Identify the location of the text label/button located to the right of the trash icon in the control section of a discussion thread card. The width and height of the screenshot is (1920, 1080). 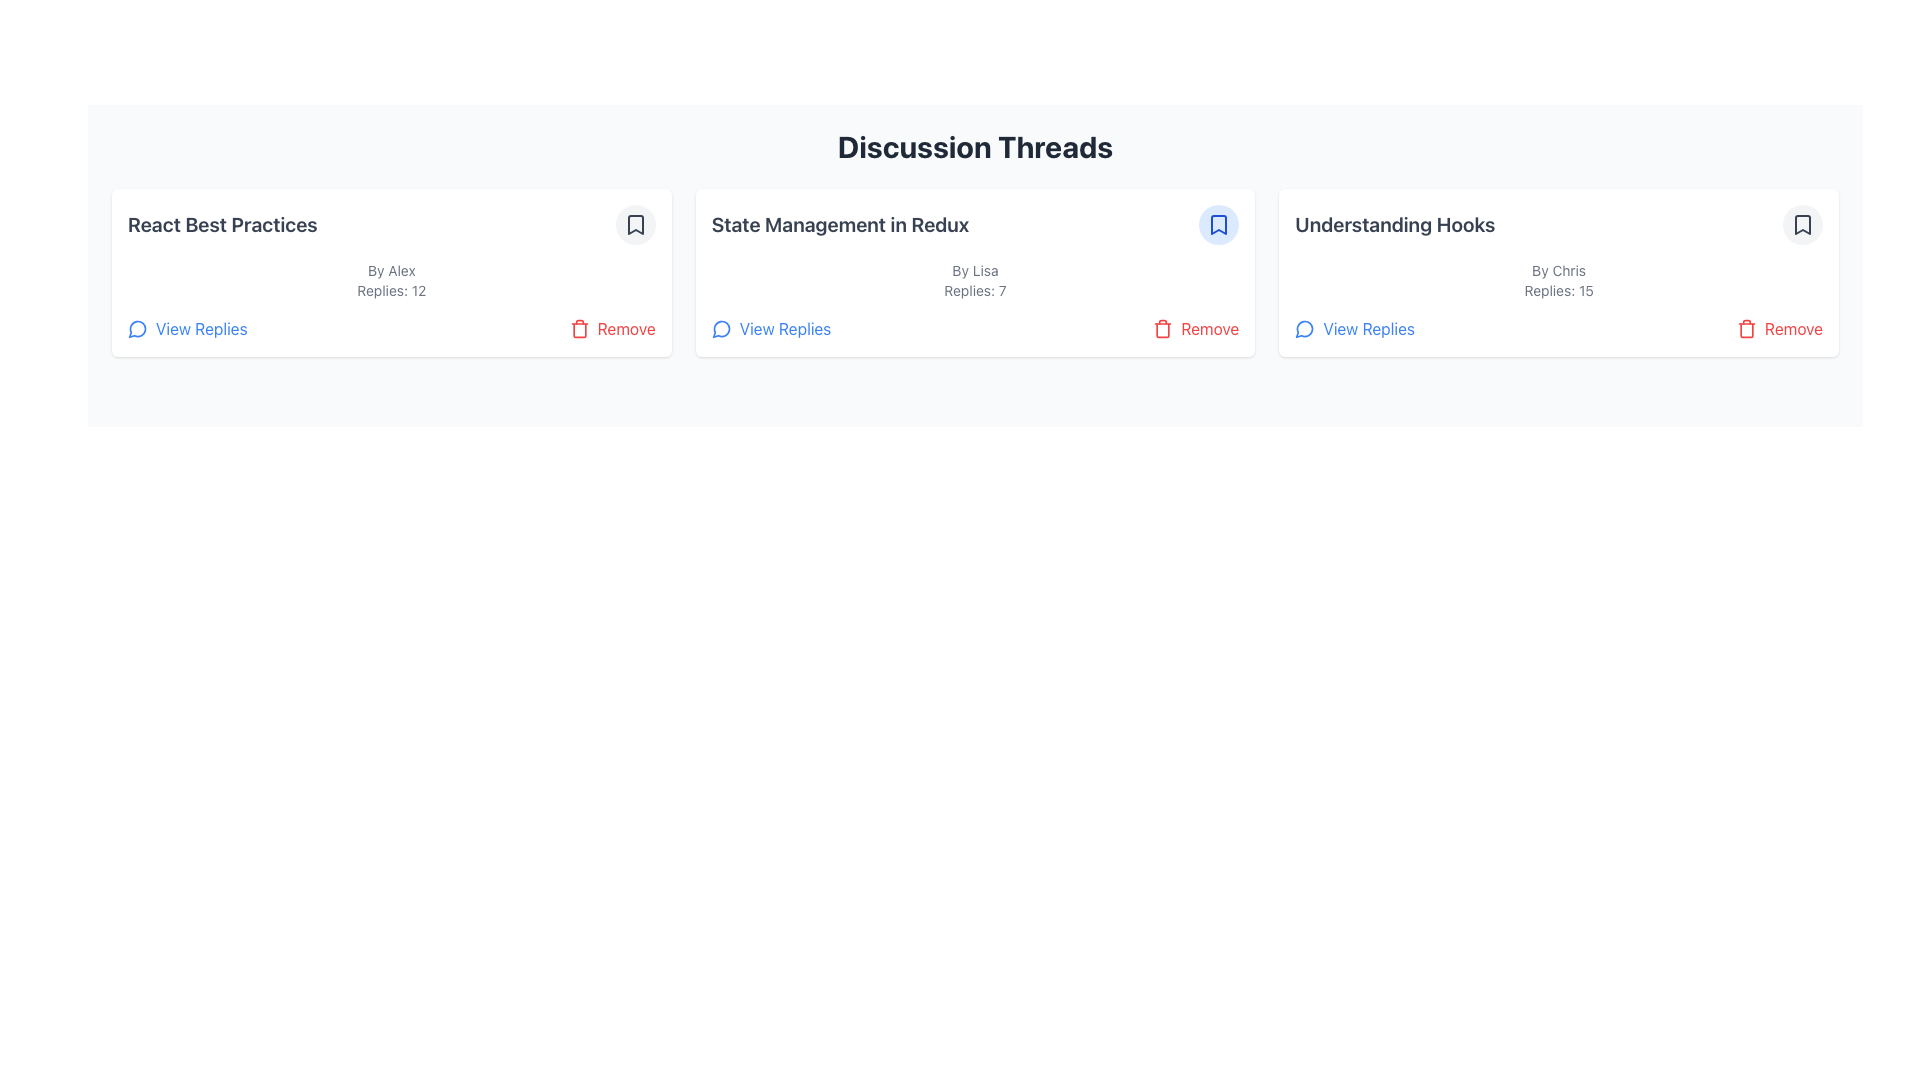
(1209, 327).